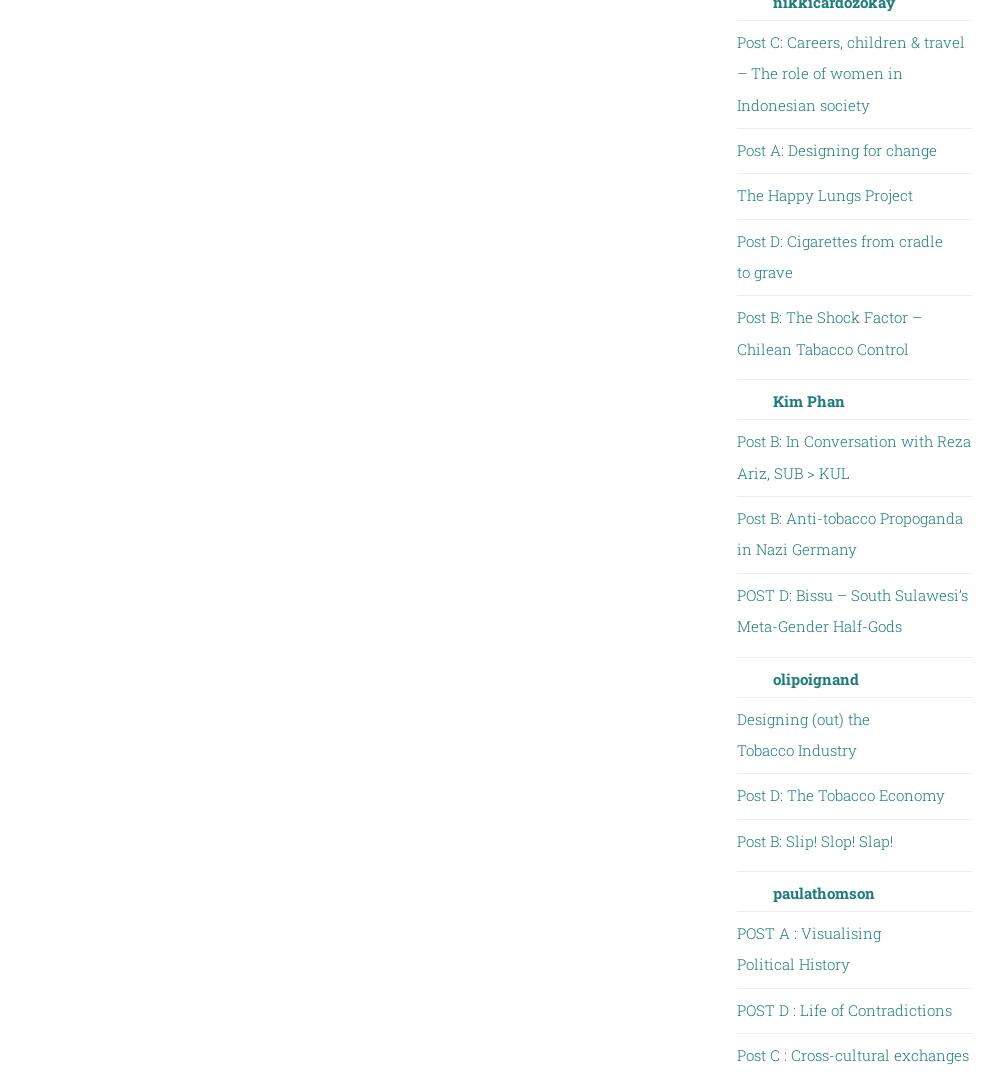 The width and height of the screenshot is (1000, 1078). I want to click on 'Post C : Cross-cultural exchanges', so click(851, 1055).